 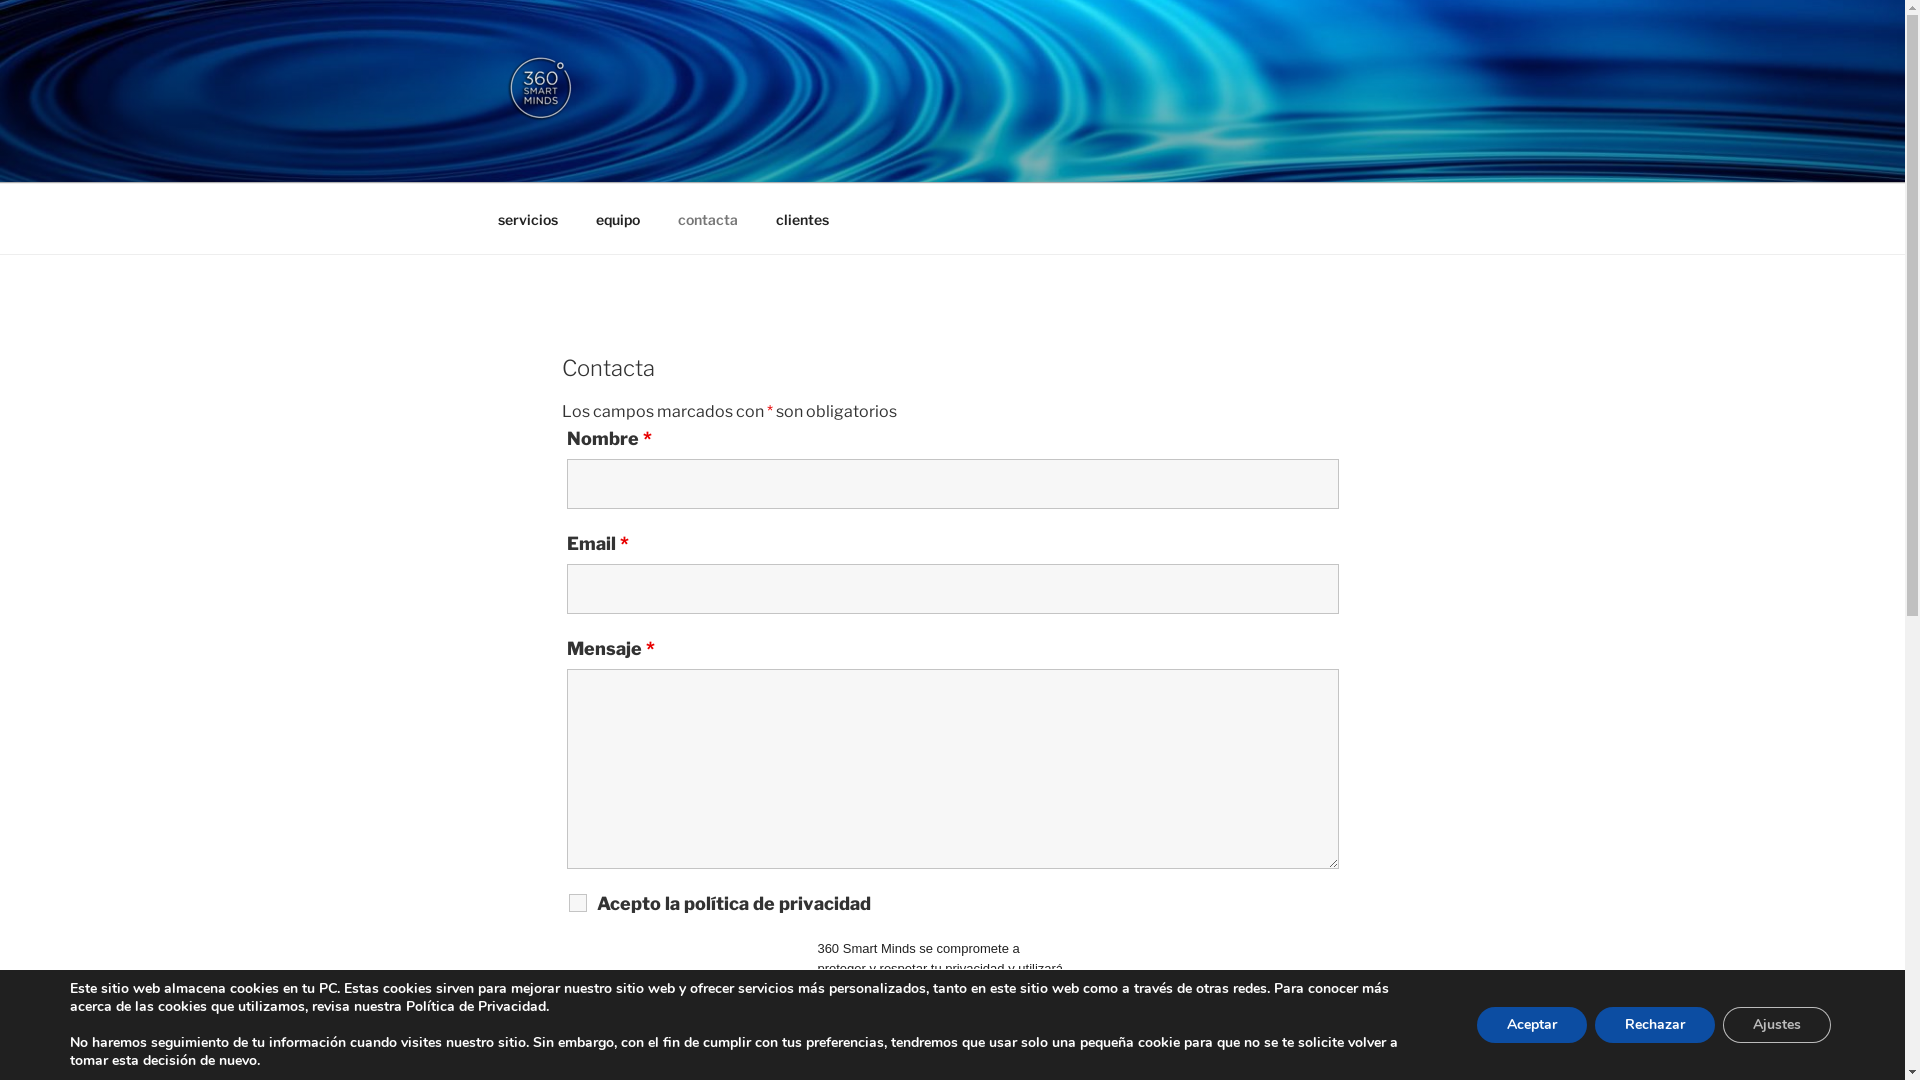 I want to click on 'Ajustes', so click(x=1722, y=1025).